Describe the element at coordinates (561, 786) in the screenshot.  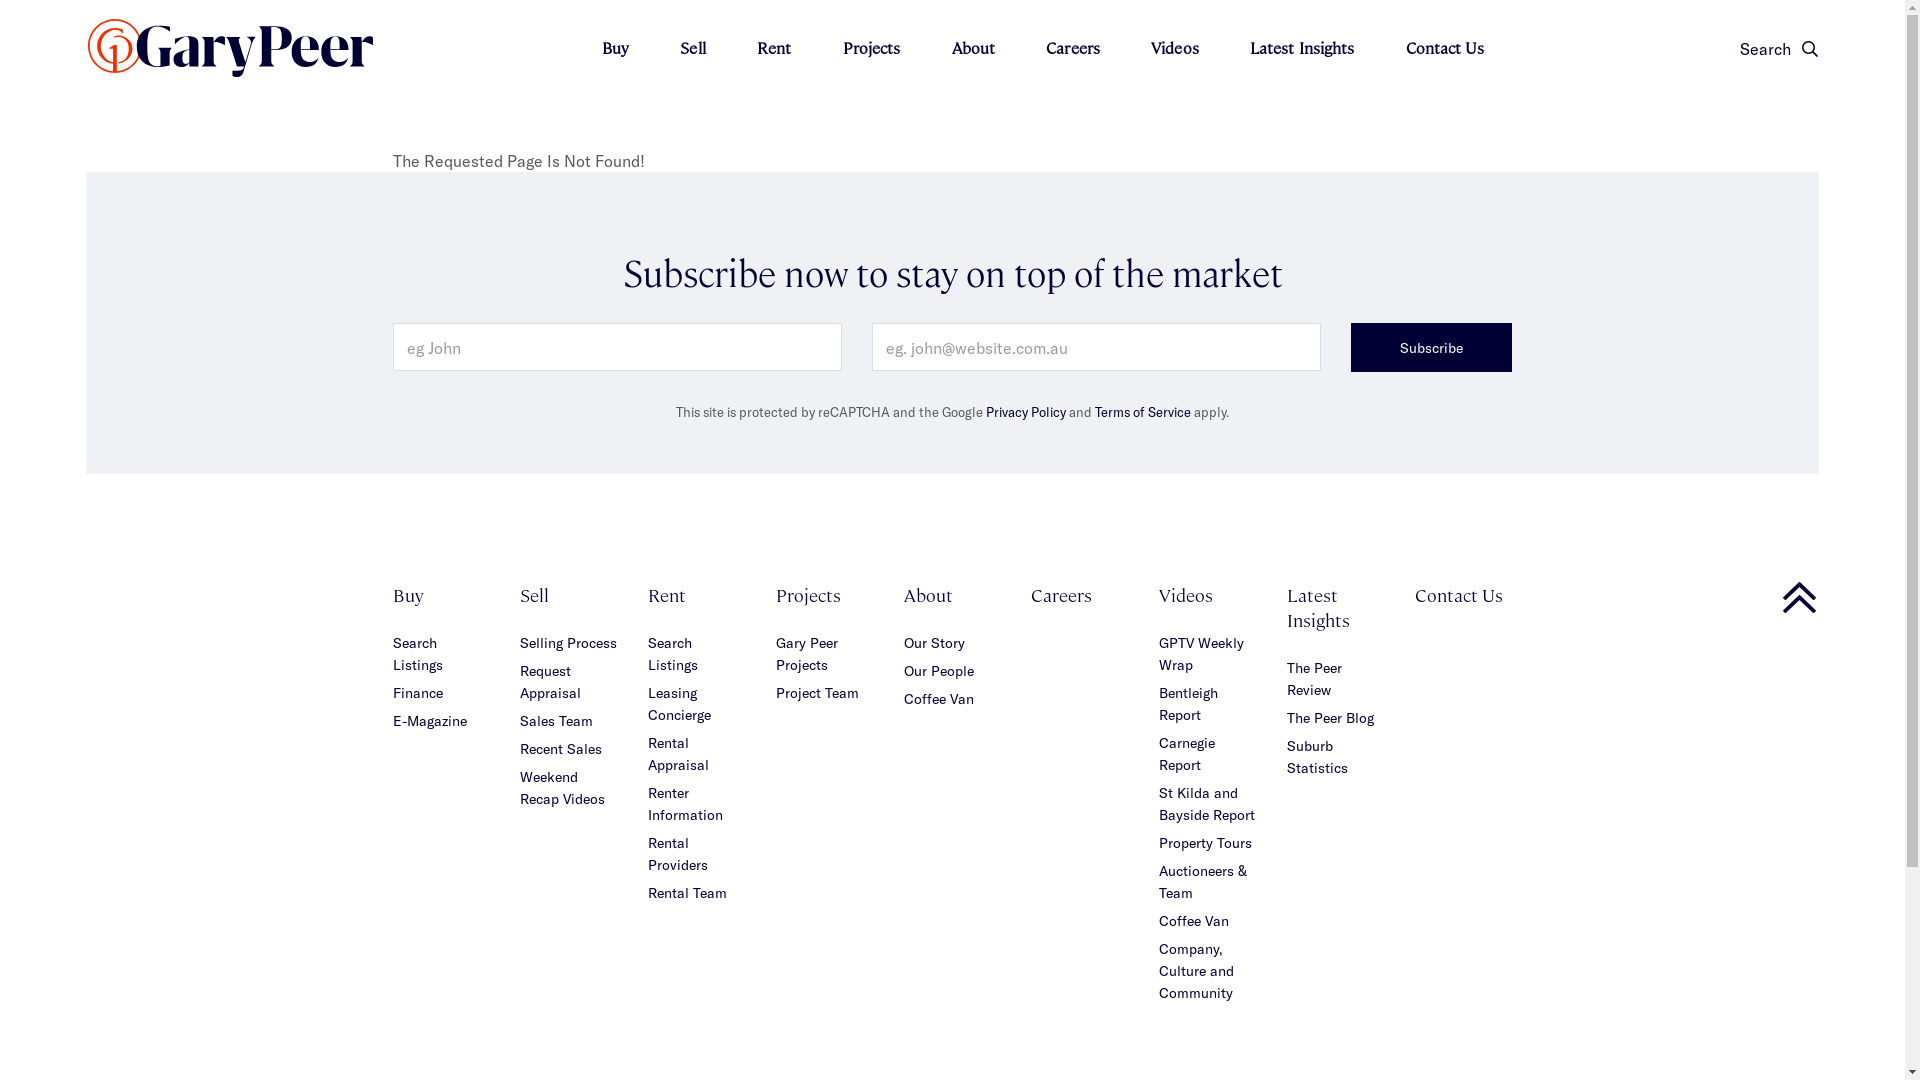
I see `'Weekend Recap Videos'` at that location.